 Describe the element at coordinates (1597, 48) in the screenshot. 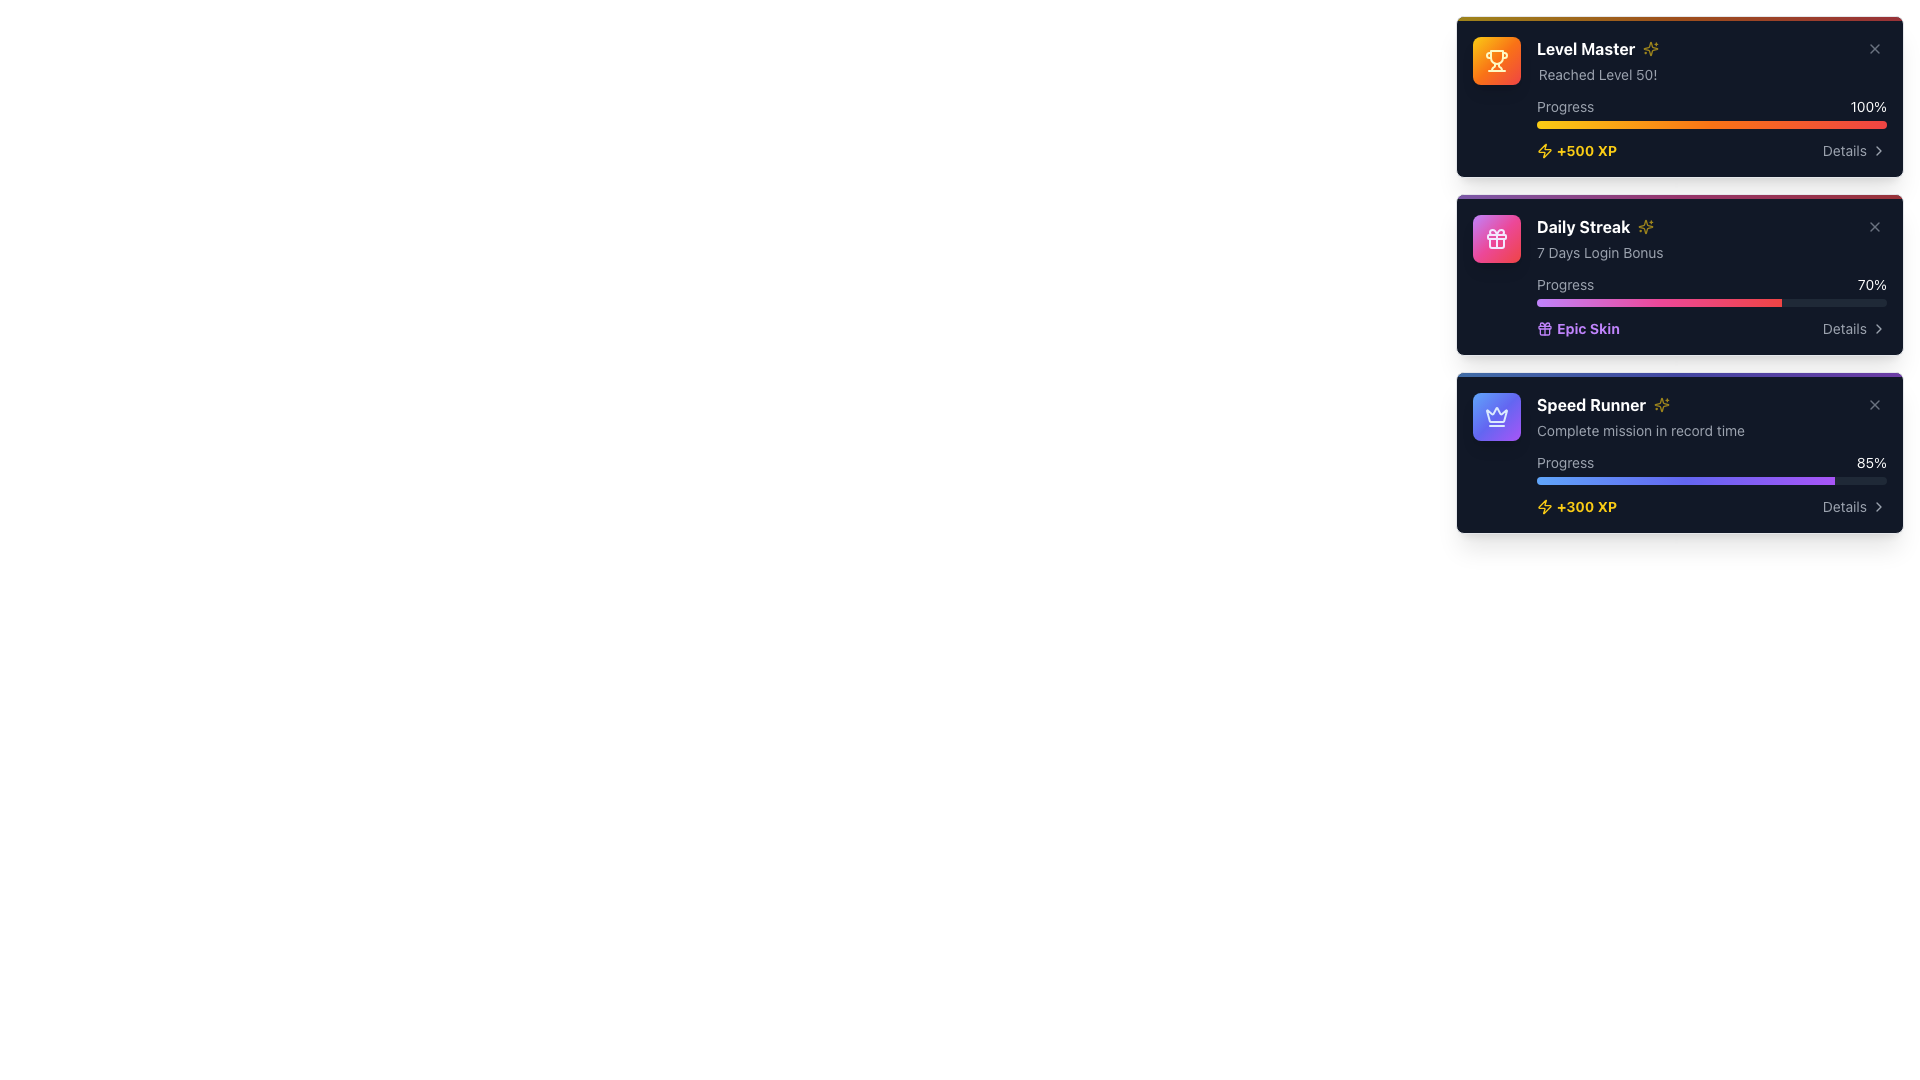

I see `the 'Level Master' label located at the top of the first card on the right side of the interface, styled with bold white font and adjacent pulsating yellow sparkles icon` at that location.